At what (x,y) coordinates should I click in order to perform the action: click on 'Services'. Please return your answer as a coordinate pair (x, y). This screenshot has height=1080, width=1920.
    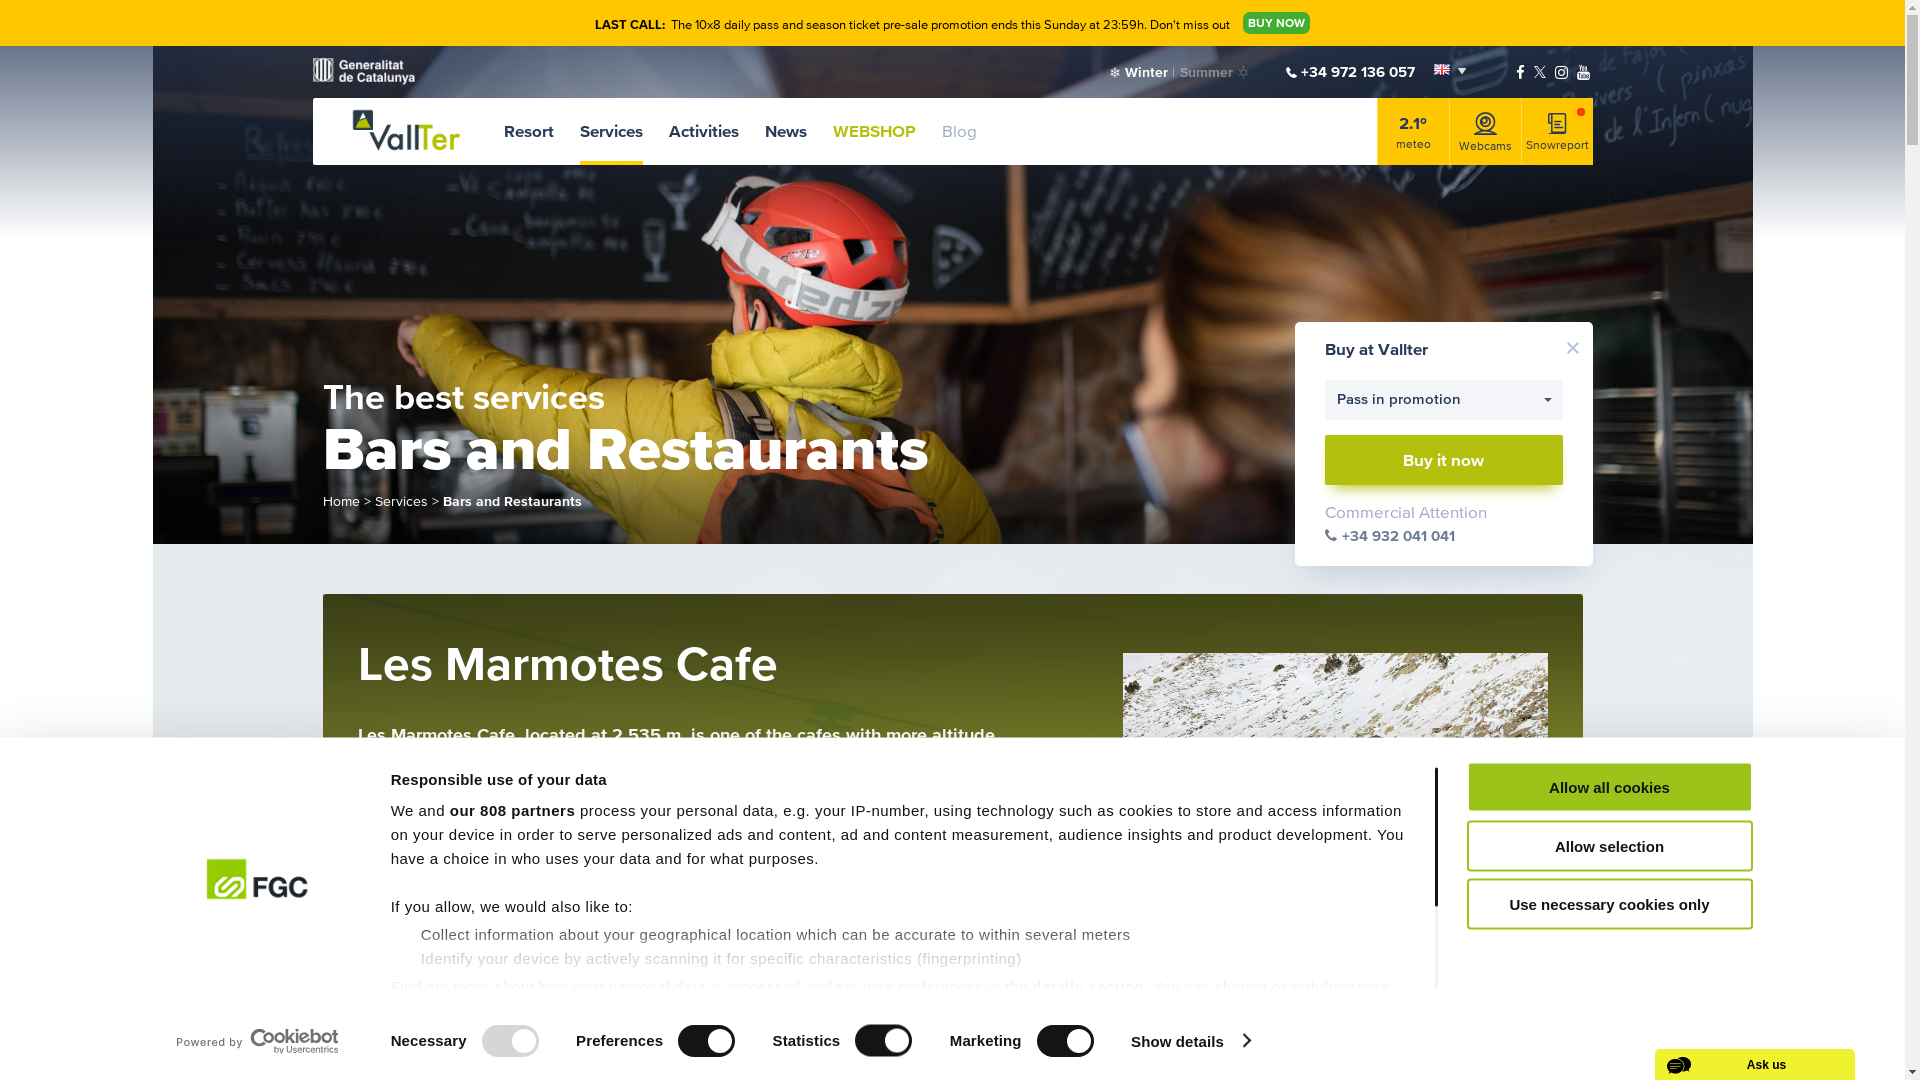
    Looking at the image, I should click on (610, 131).